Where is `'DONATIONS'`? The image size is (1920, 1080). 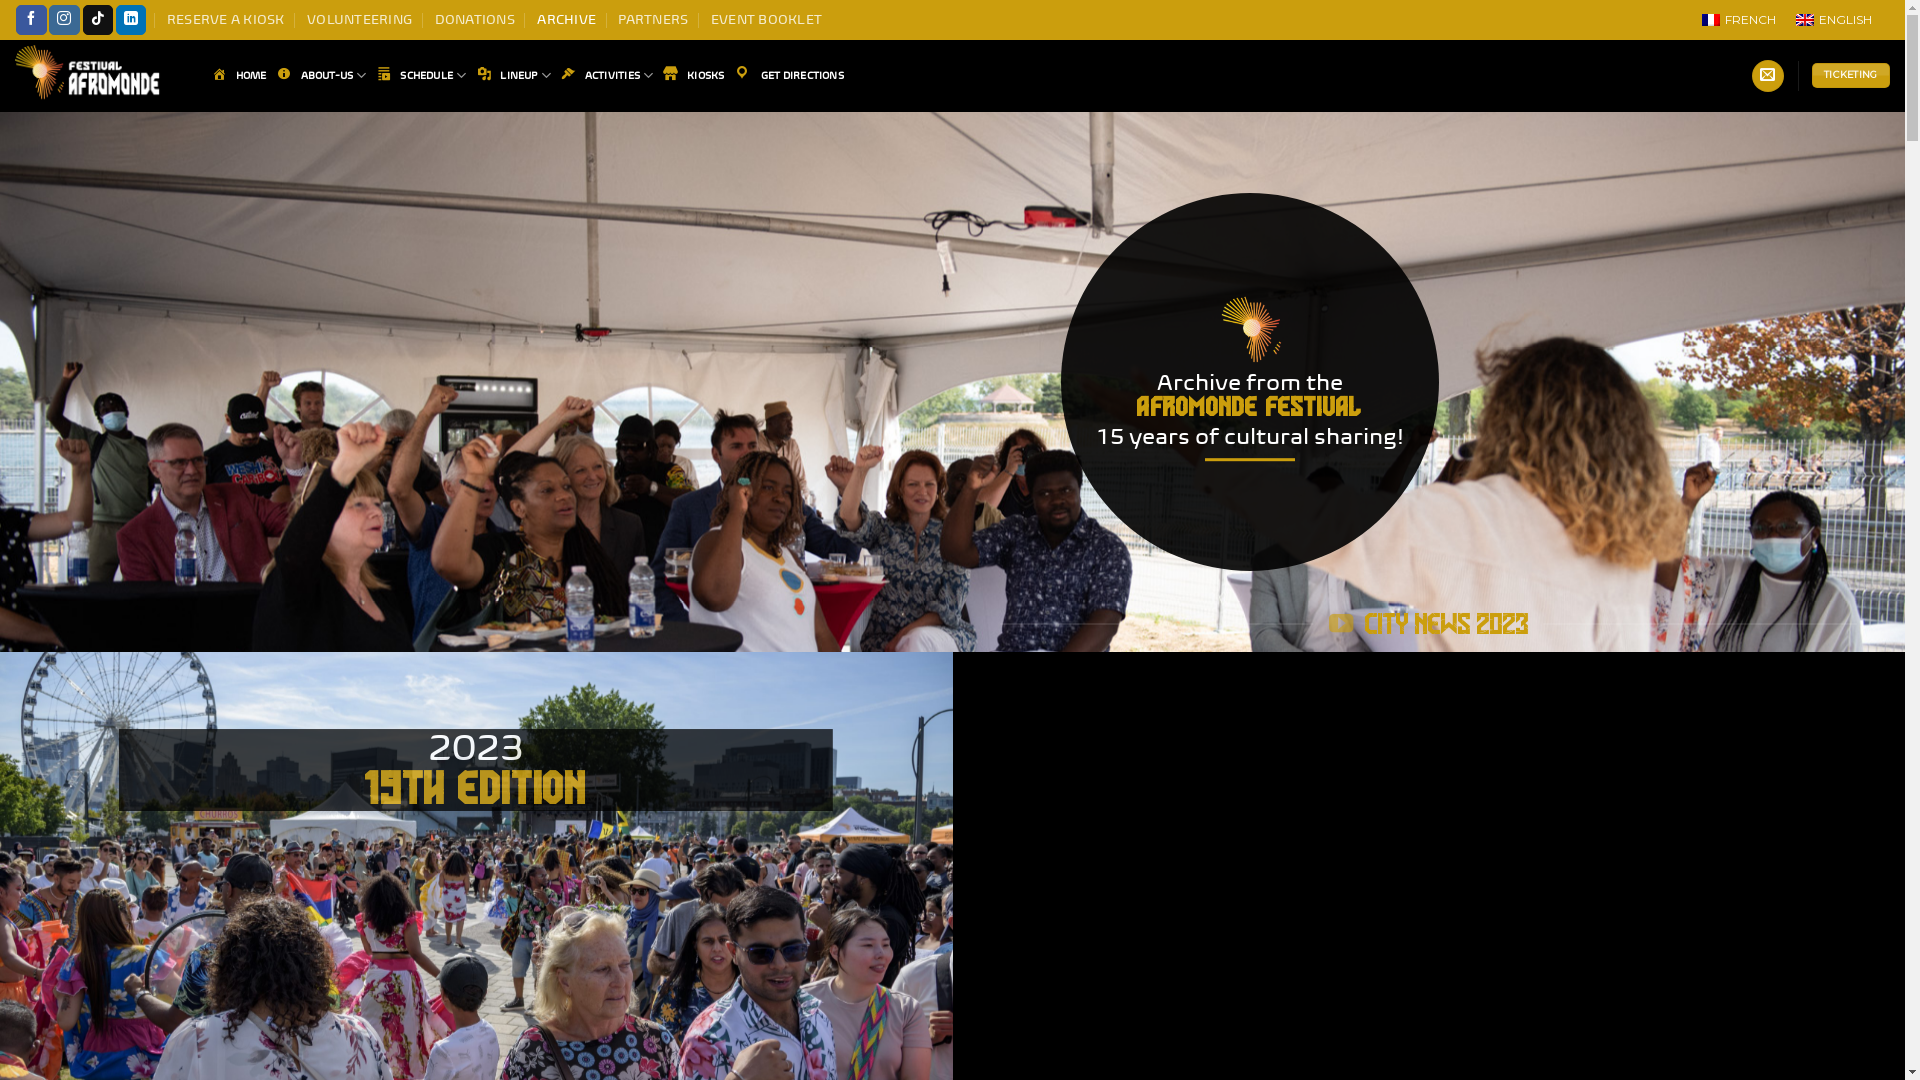 'DONATIONS' is located at coordinates (474, 19).